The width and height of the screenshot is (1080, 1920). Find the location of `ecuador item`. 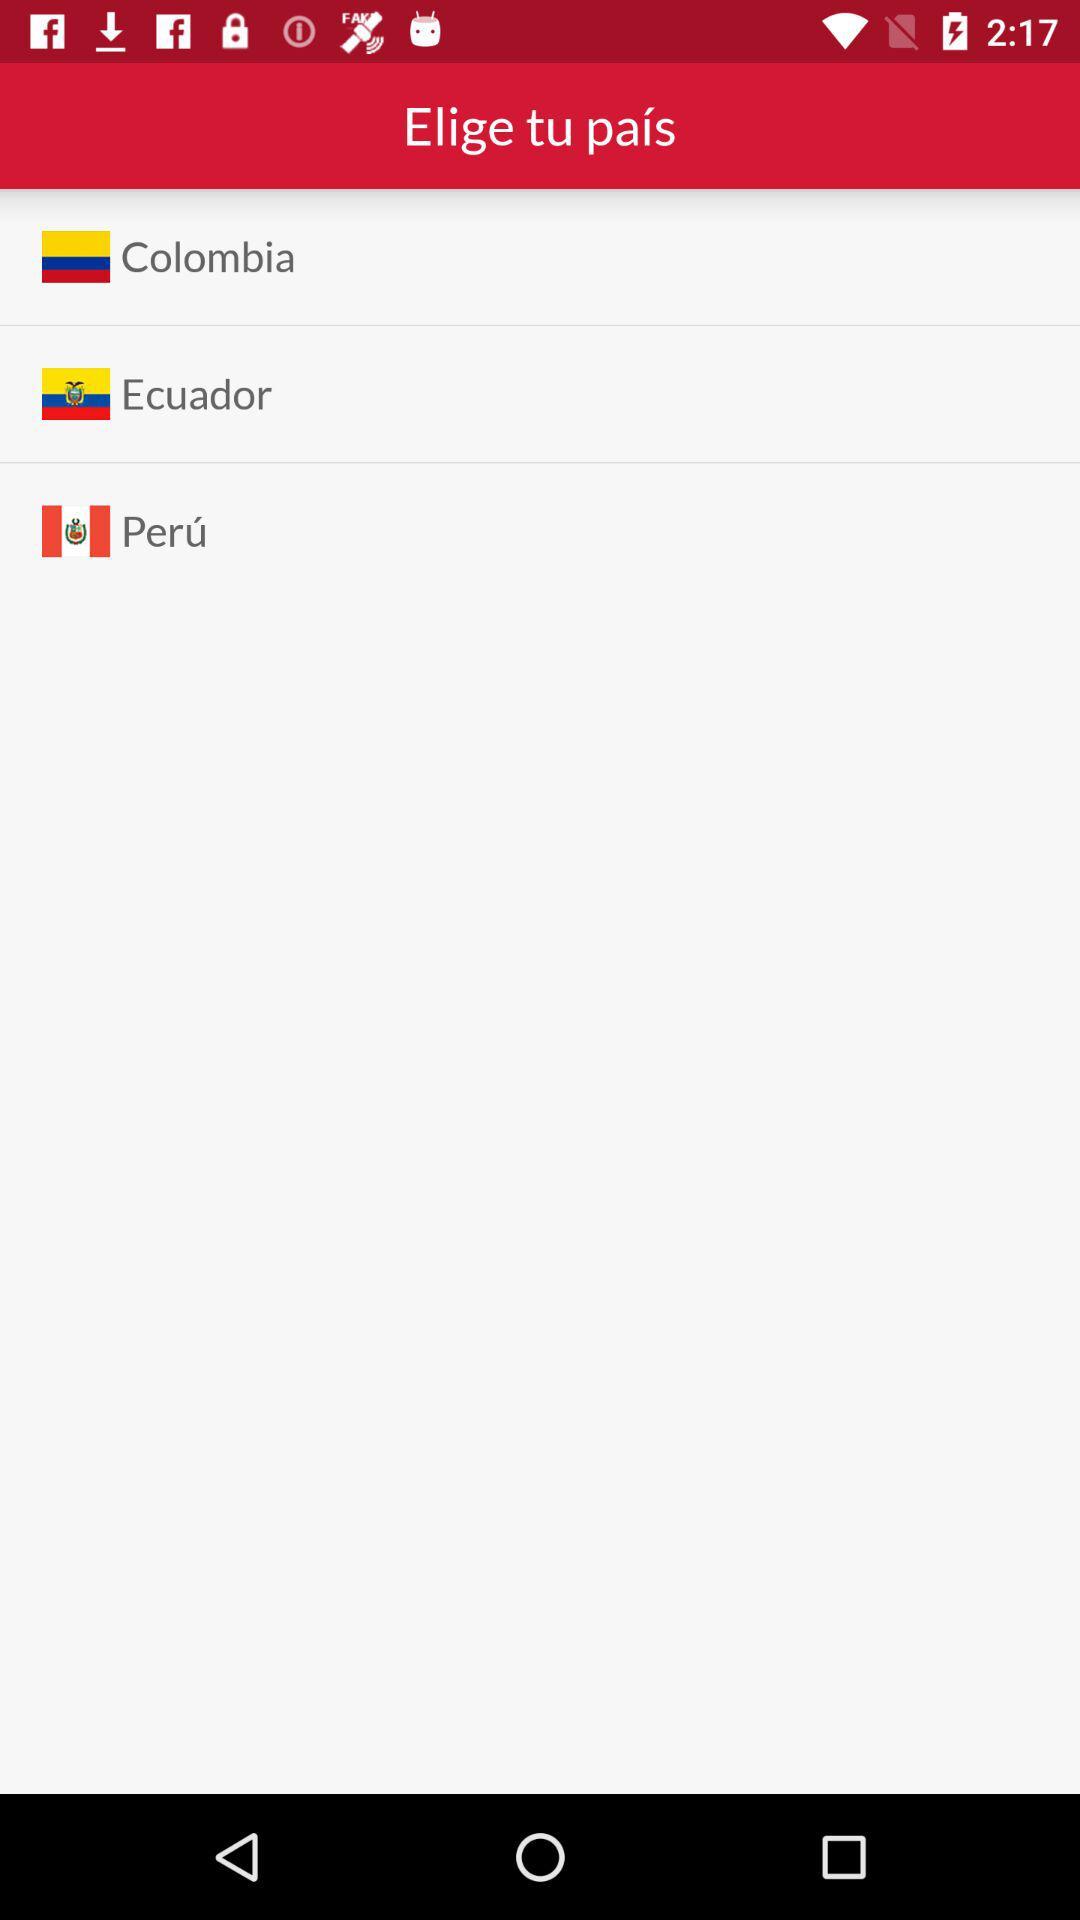

ecuador item is located at coordinates (196, 394).